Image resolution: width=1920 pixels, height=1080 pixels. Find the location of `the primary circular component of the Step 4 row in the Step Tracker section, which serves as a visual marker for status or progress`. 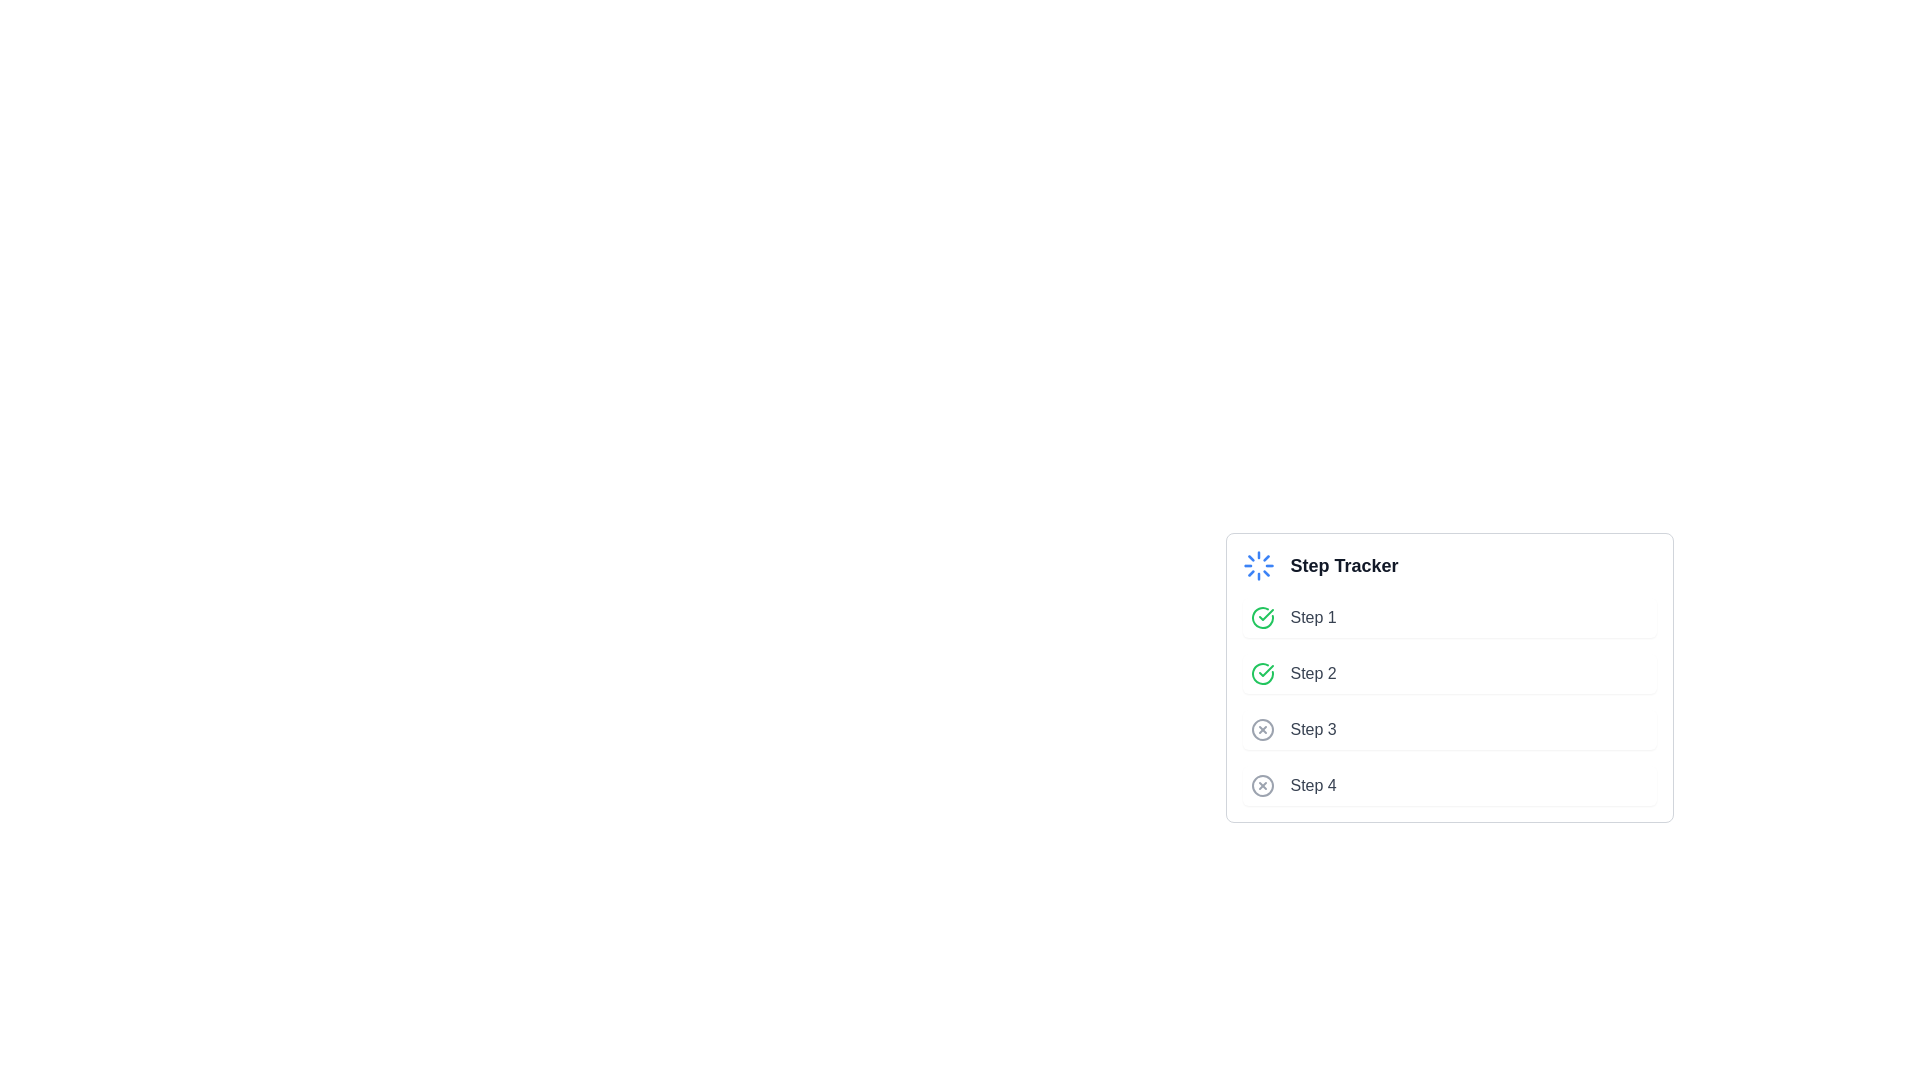

the primary circular component of the Step 4 row in the Step Tracker section, which serves as a visual marker for status or progress is located at coordinates (1261, 785).